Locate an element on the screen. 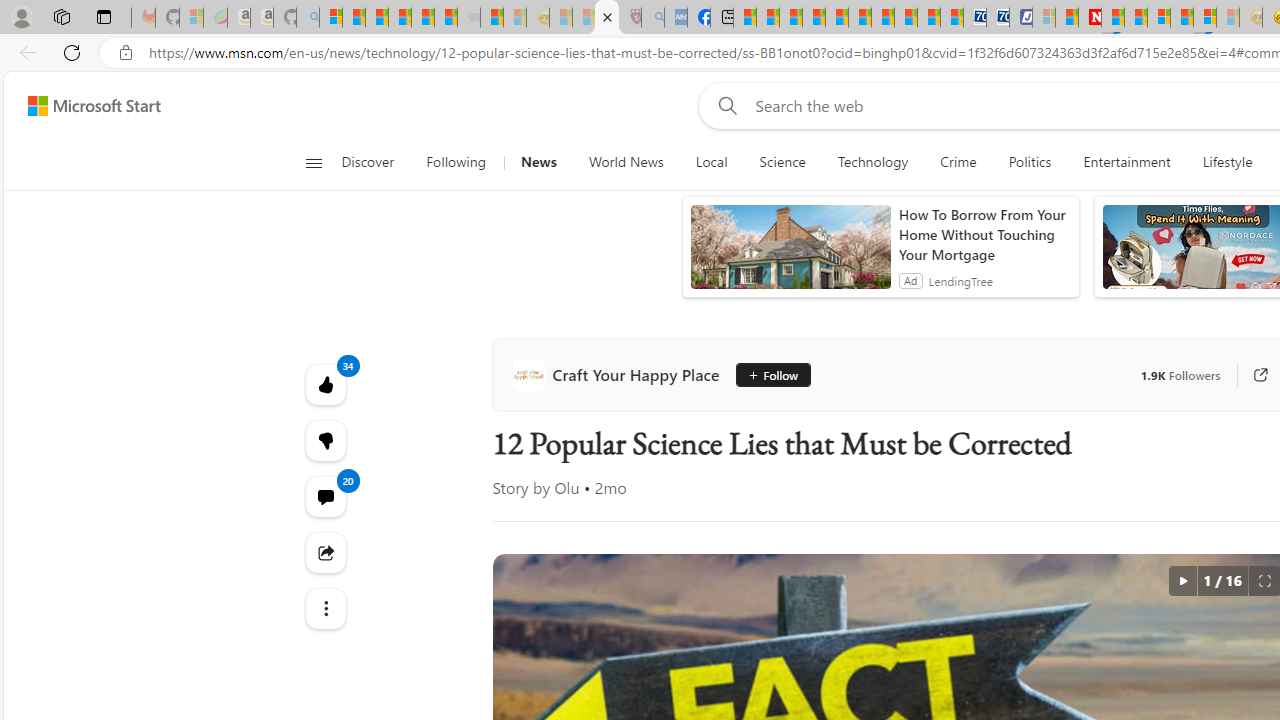 This screenshot has width=1280, height=720. 'Go to publisher' is located at coordinates (1259, 375).